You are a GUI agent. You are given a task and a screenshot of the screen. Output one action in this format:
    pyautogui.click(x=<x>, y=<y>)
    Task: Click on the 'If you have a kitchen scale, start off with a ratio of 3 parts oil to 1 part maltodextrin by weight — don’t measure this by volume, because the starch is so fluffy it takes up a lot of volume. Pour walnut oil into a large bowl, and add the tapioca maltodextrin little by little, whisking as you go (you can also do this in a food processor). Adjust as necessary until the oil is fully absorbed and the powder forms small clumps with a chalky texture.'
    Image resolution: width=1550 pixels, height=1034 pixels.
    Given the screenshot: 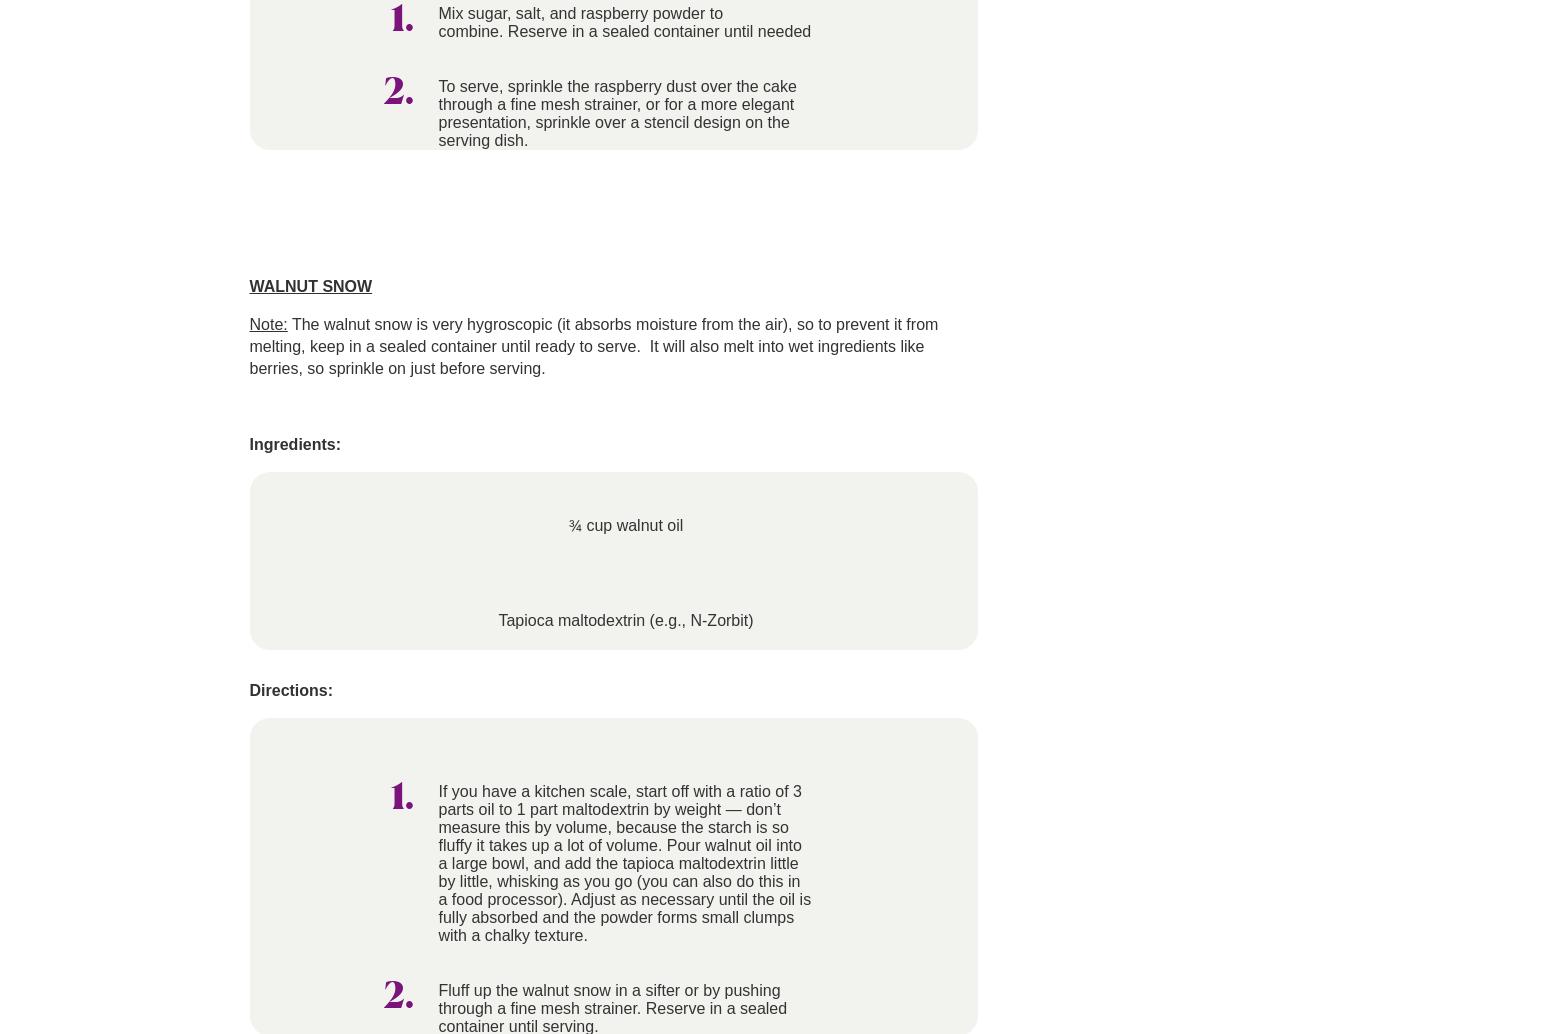 What is the action you would take?
    pyautogui.click(x=623, y=862)
    